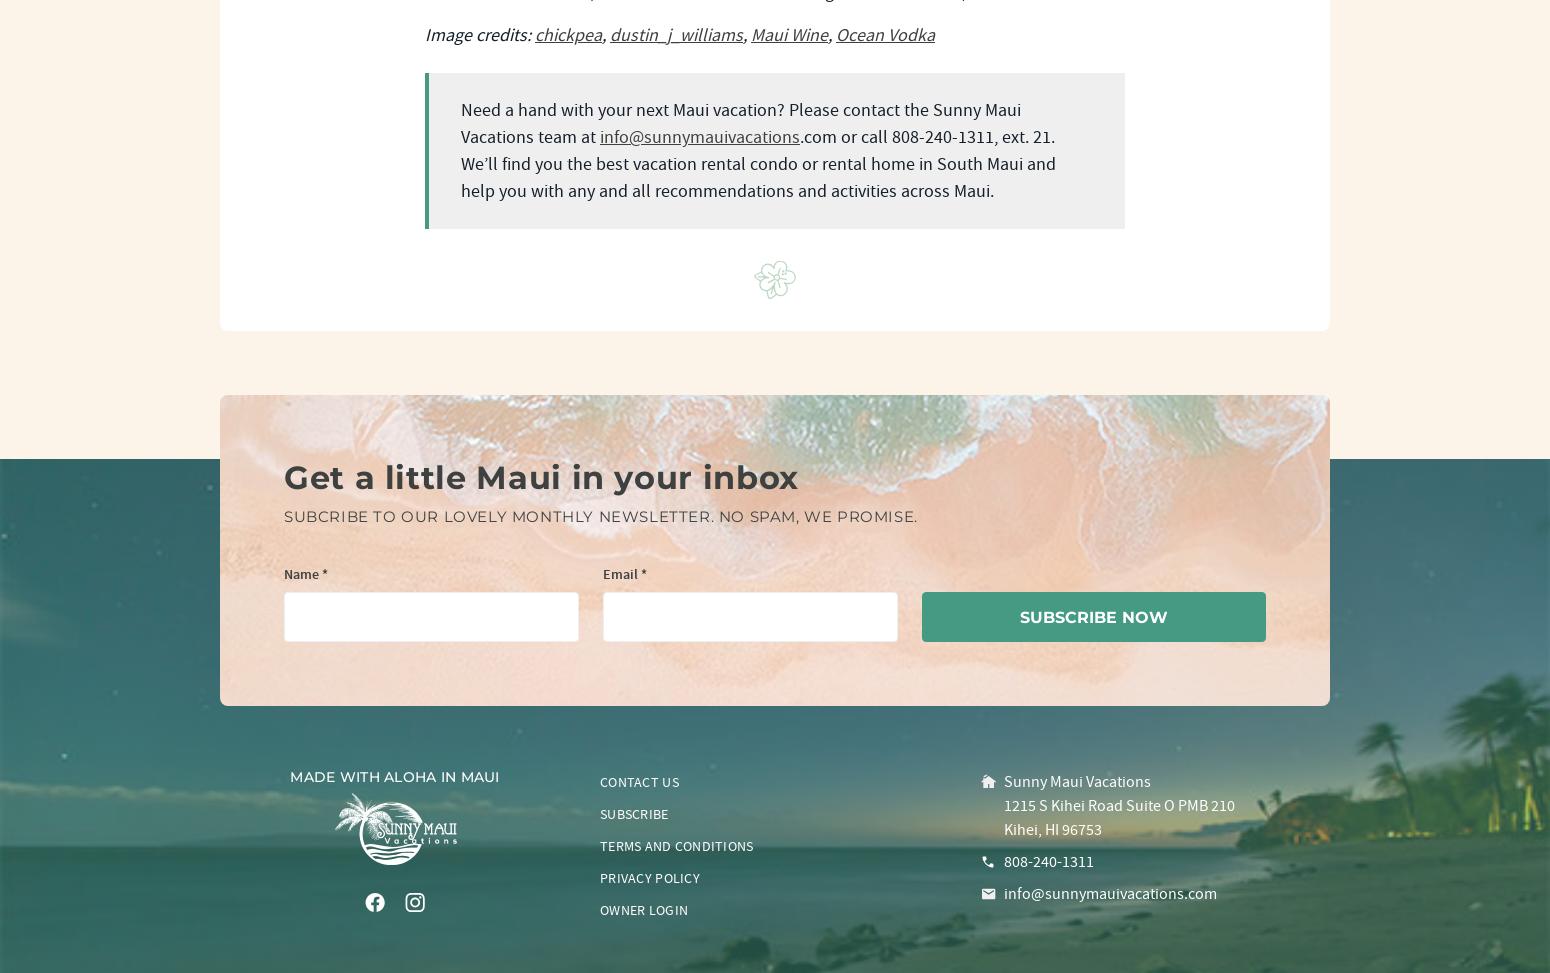 The width and height of the screenshot is (1550, 973). What do you see at coordinates (460, 122) in the screenshot?
I see `'Need a hand with your next Maui vacation? Please contact the Sunny Maui Vacations team at'` at bounding box center [460, 122].